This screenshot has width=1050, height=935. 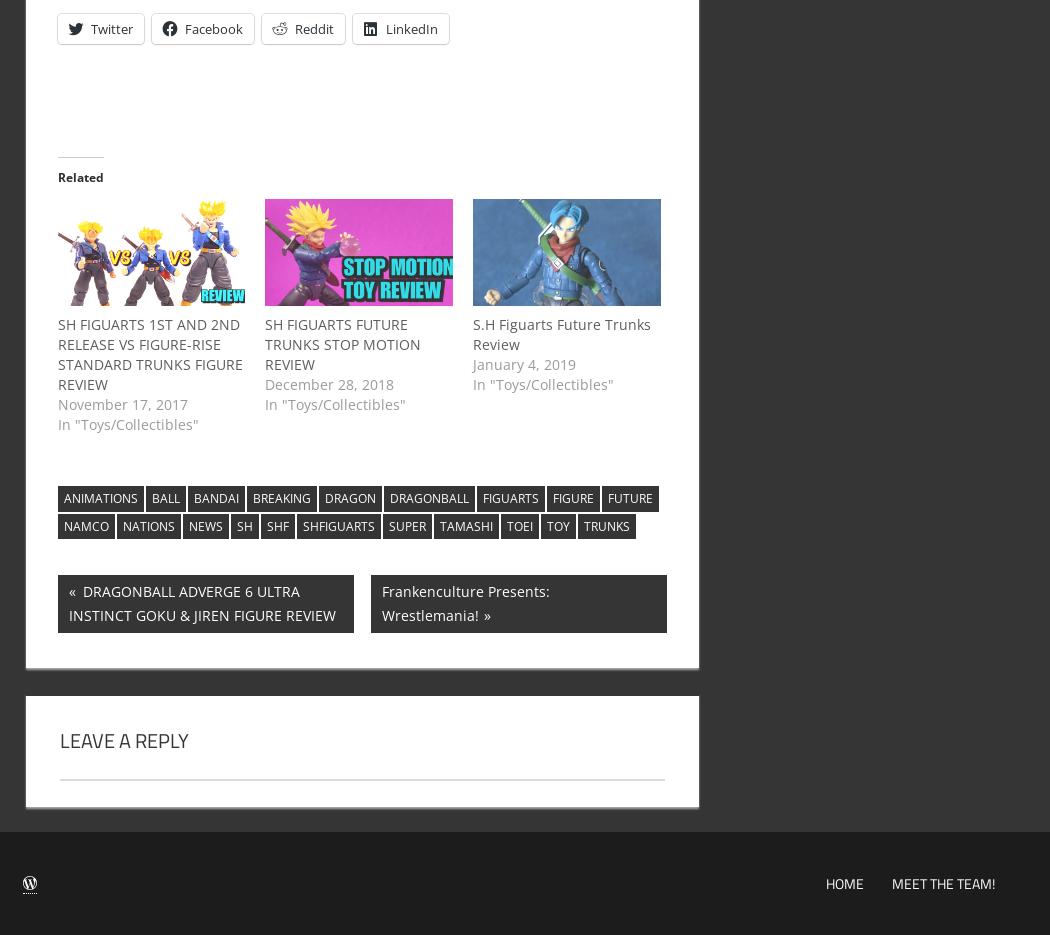 I want to click on 'breaking', so click(x=279, y=498).